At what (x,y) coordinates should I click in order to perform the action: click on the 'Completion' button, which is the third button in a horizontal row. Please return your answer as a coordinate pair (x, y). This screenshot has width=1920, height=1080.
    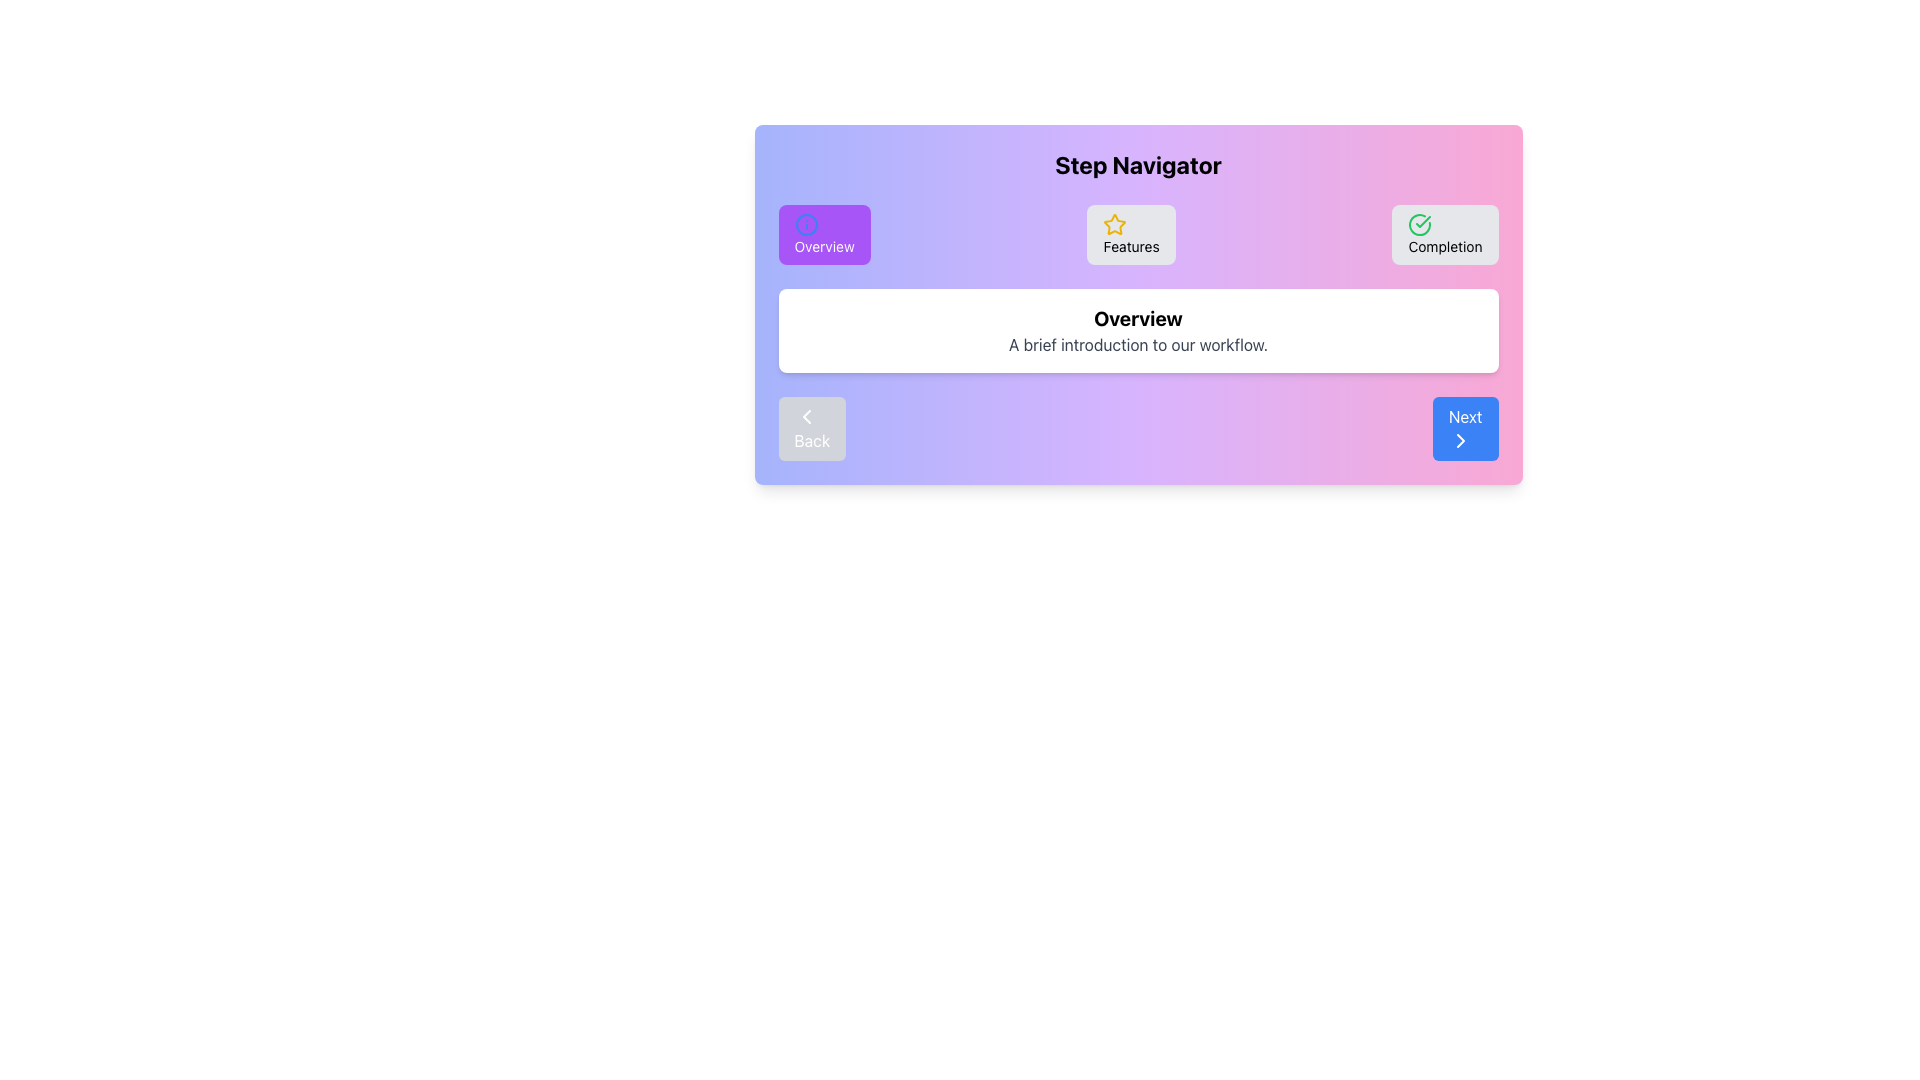
    Looking at the image, I should click on (1445, 234).